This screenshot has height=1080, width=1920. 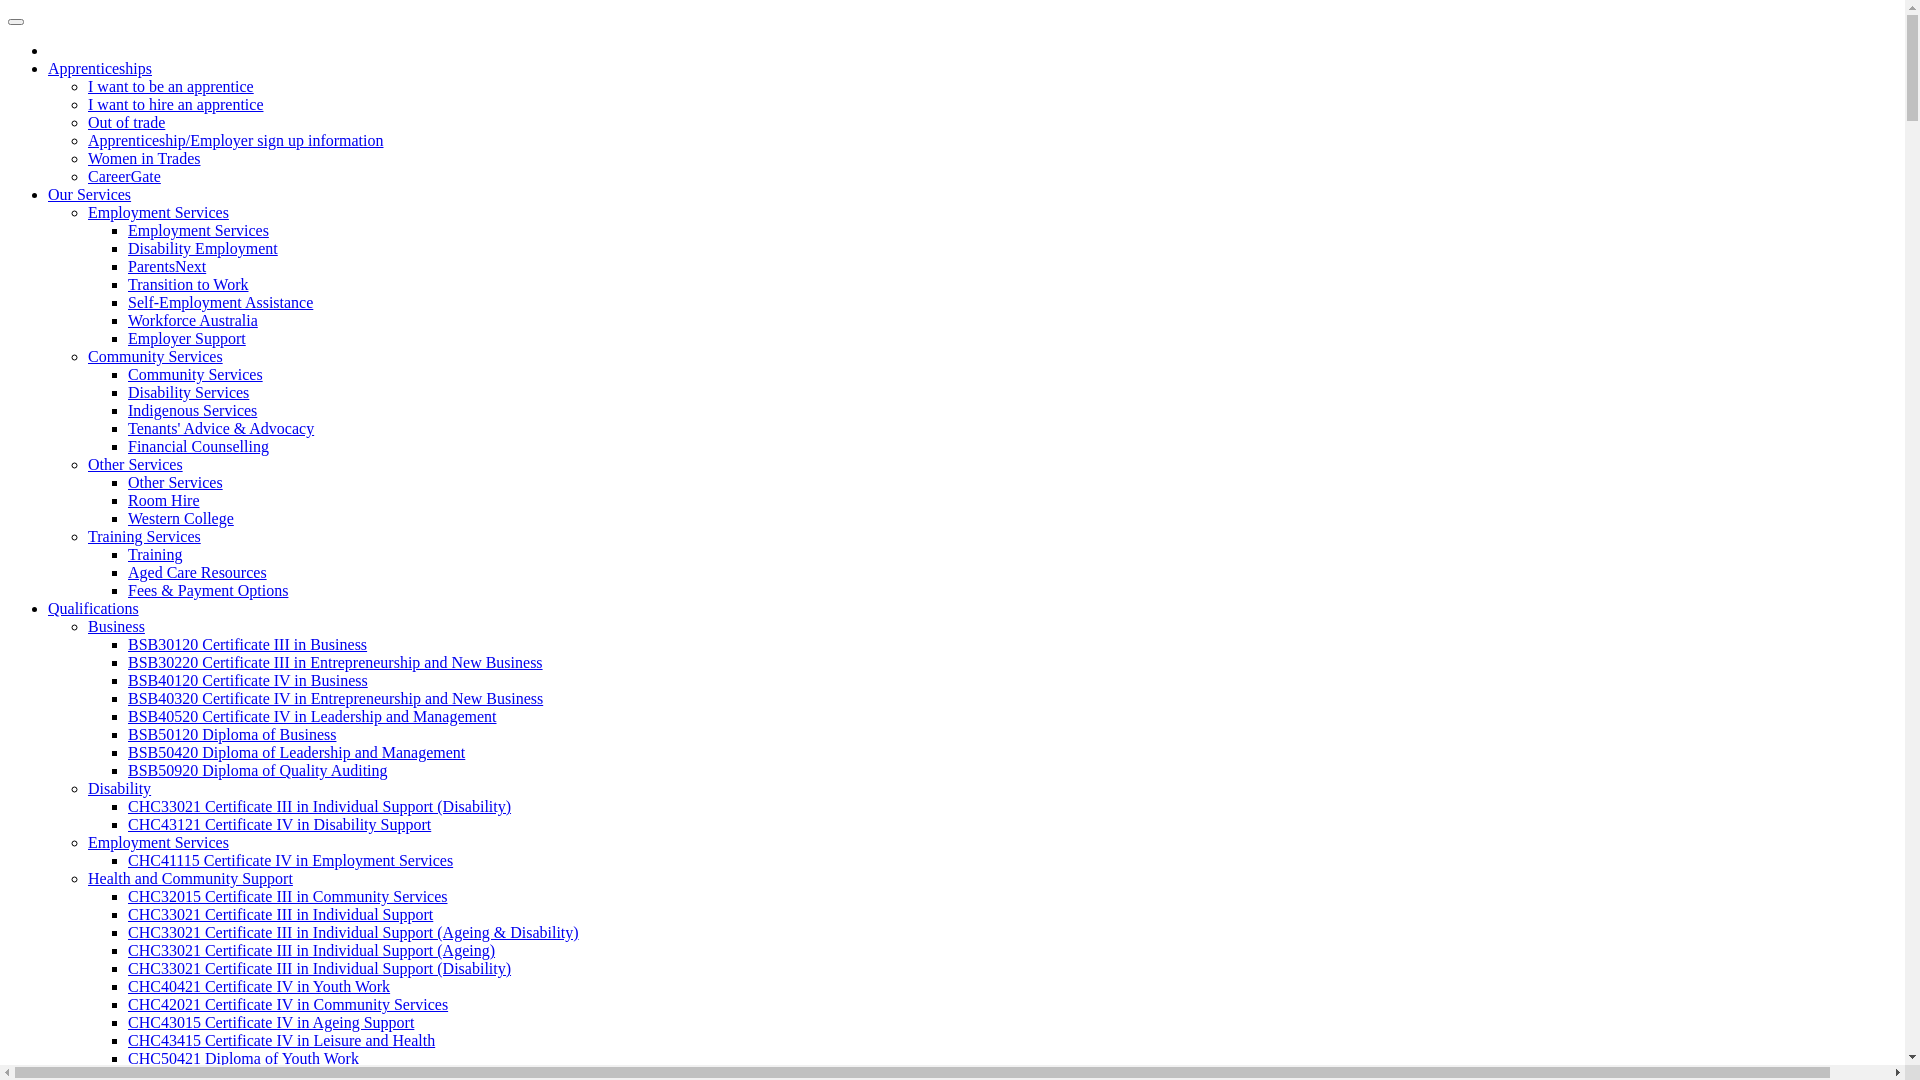 I want to click on 'Room Hire', so click(x=163, y=499).